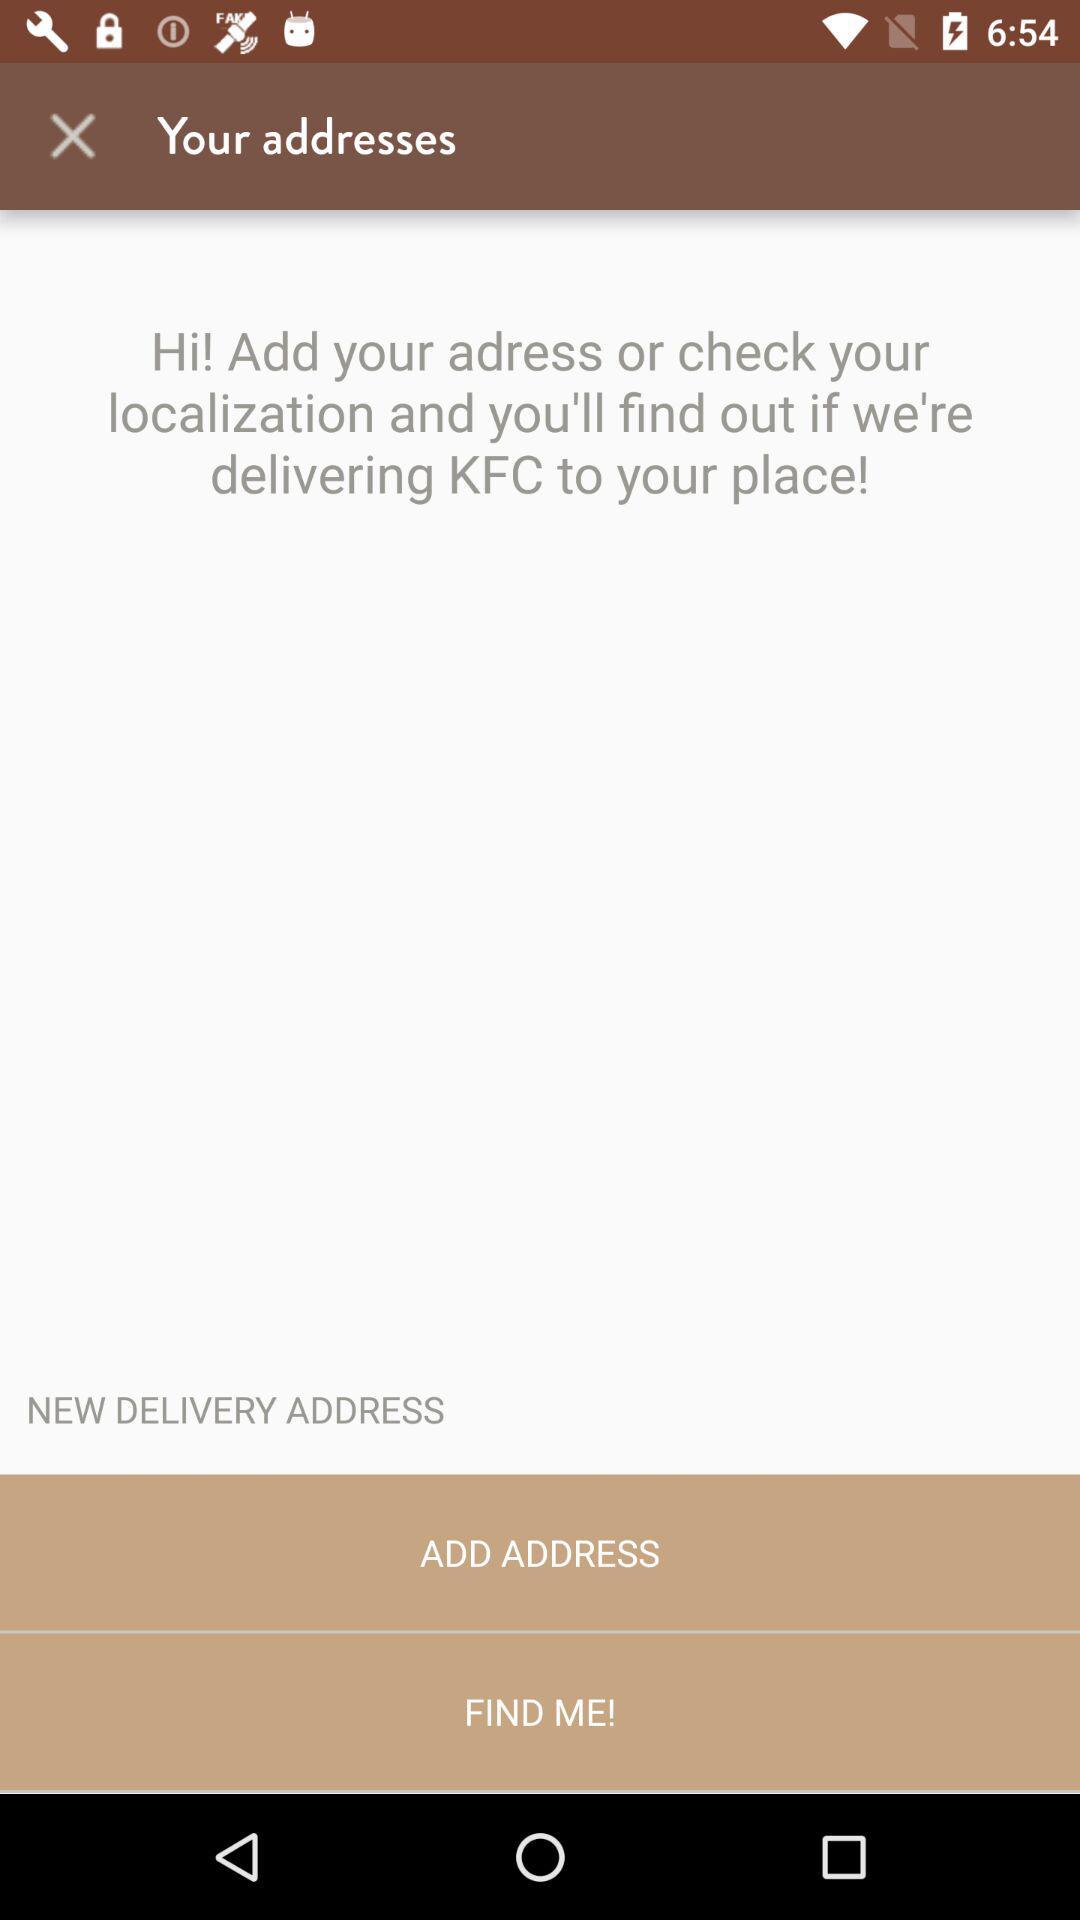 The image size is (1080, 1920). What do you see at coordinates (72, 135) in the screenshot?
I see `icon to the left of the your addresses` at bounding box center [72, 135].